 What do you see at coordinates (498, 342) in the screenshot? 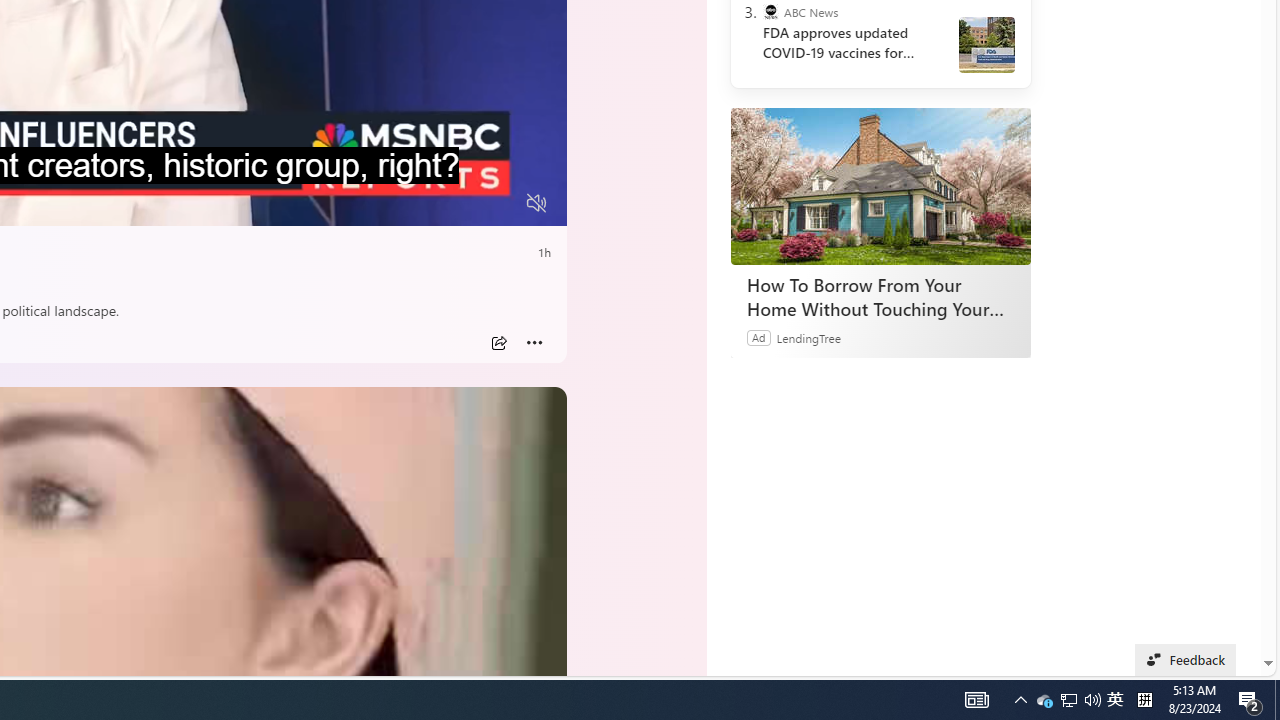
I see `'Share'` at bounding box center [498, 342].